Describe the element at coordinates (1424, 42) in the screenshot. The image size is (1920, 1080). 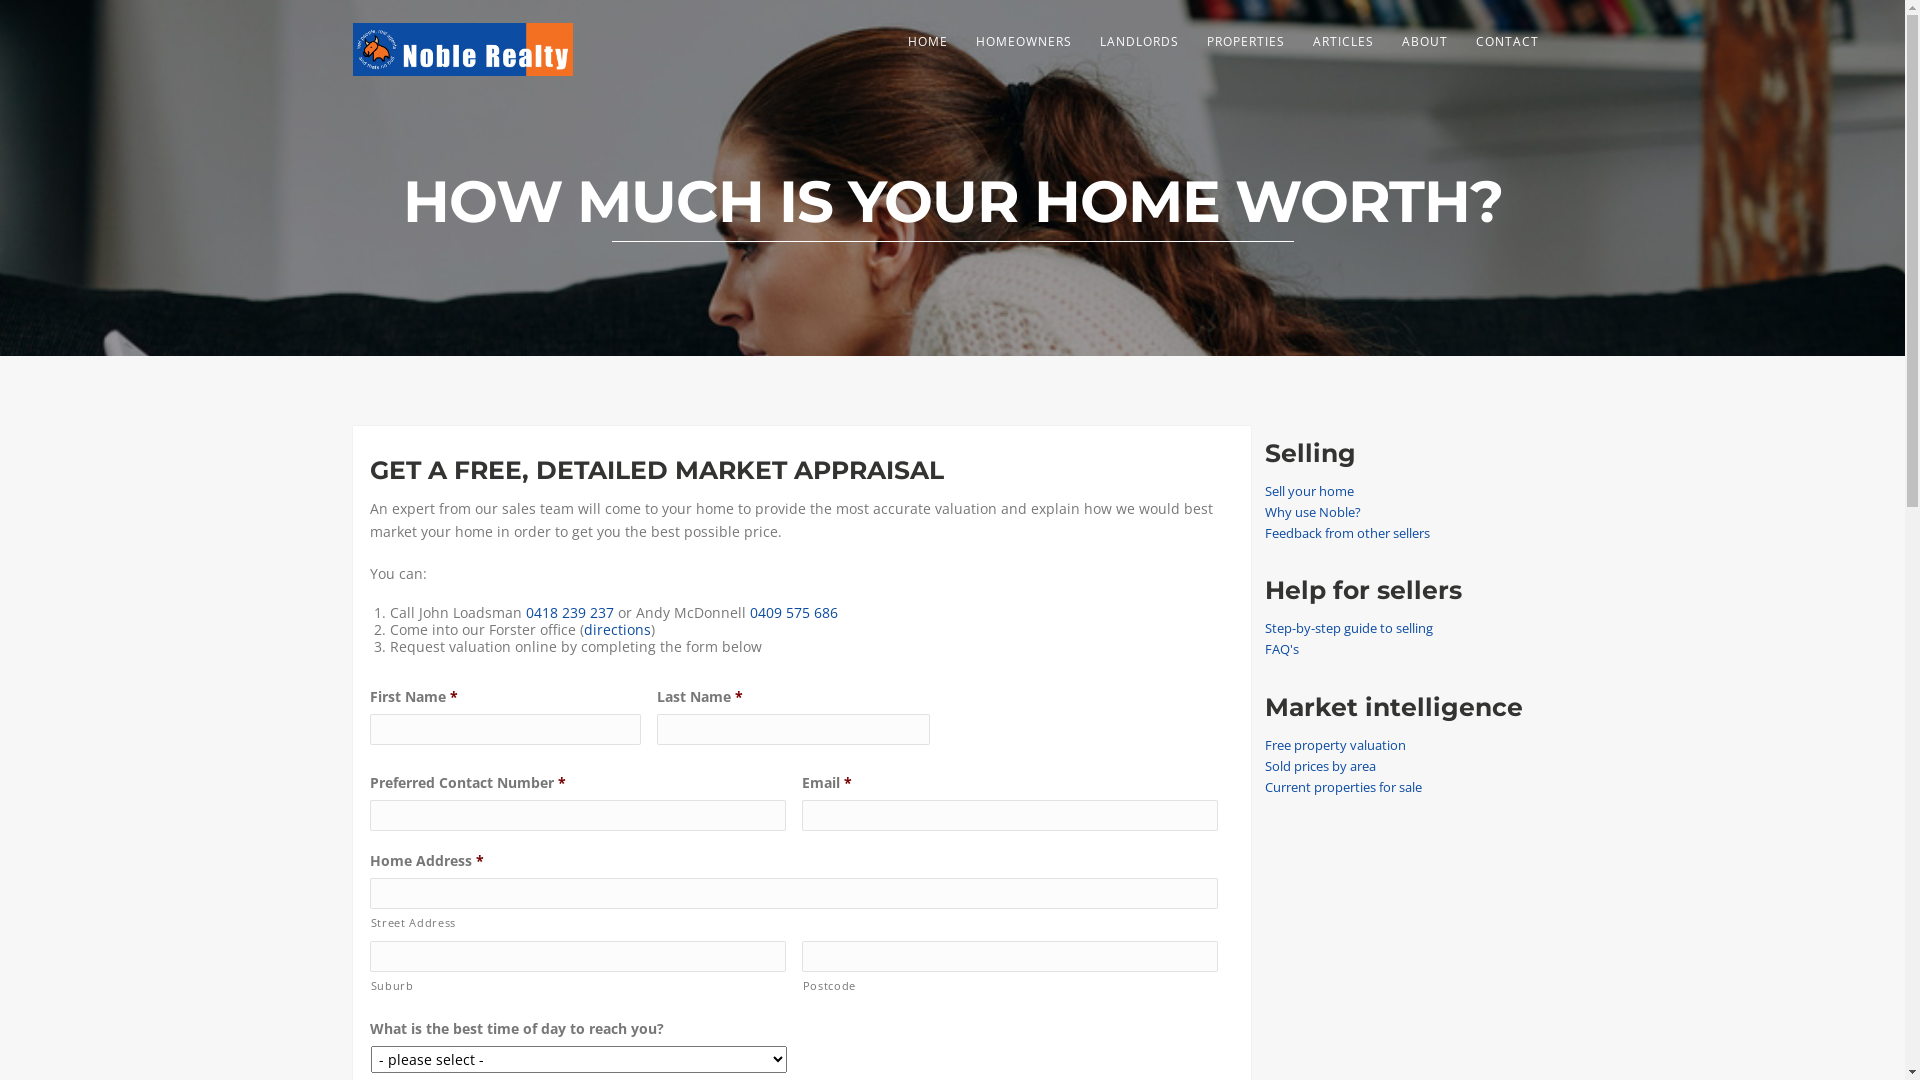
I see `'ABOUT'` at that location.